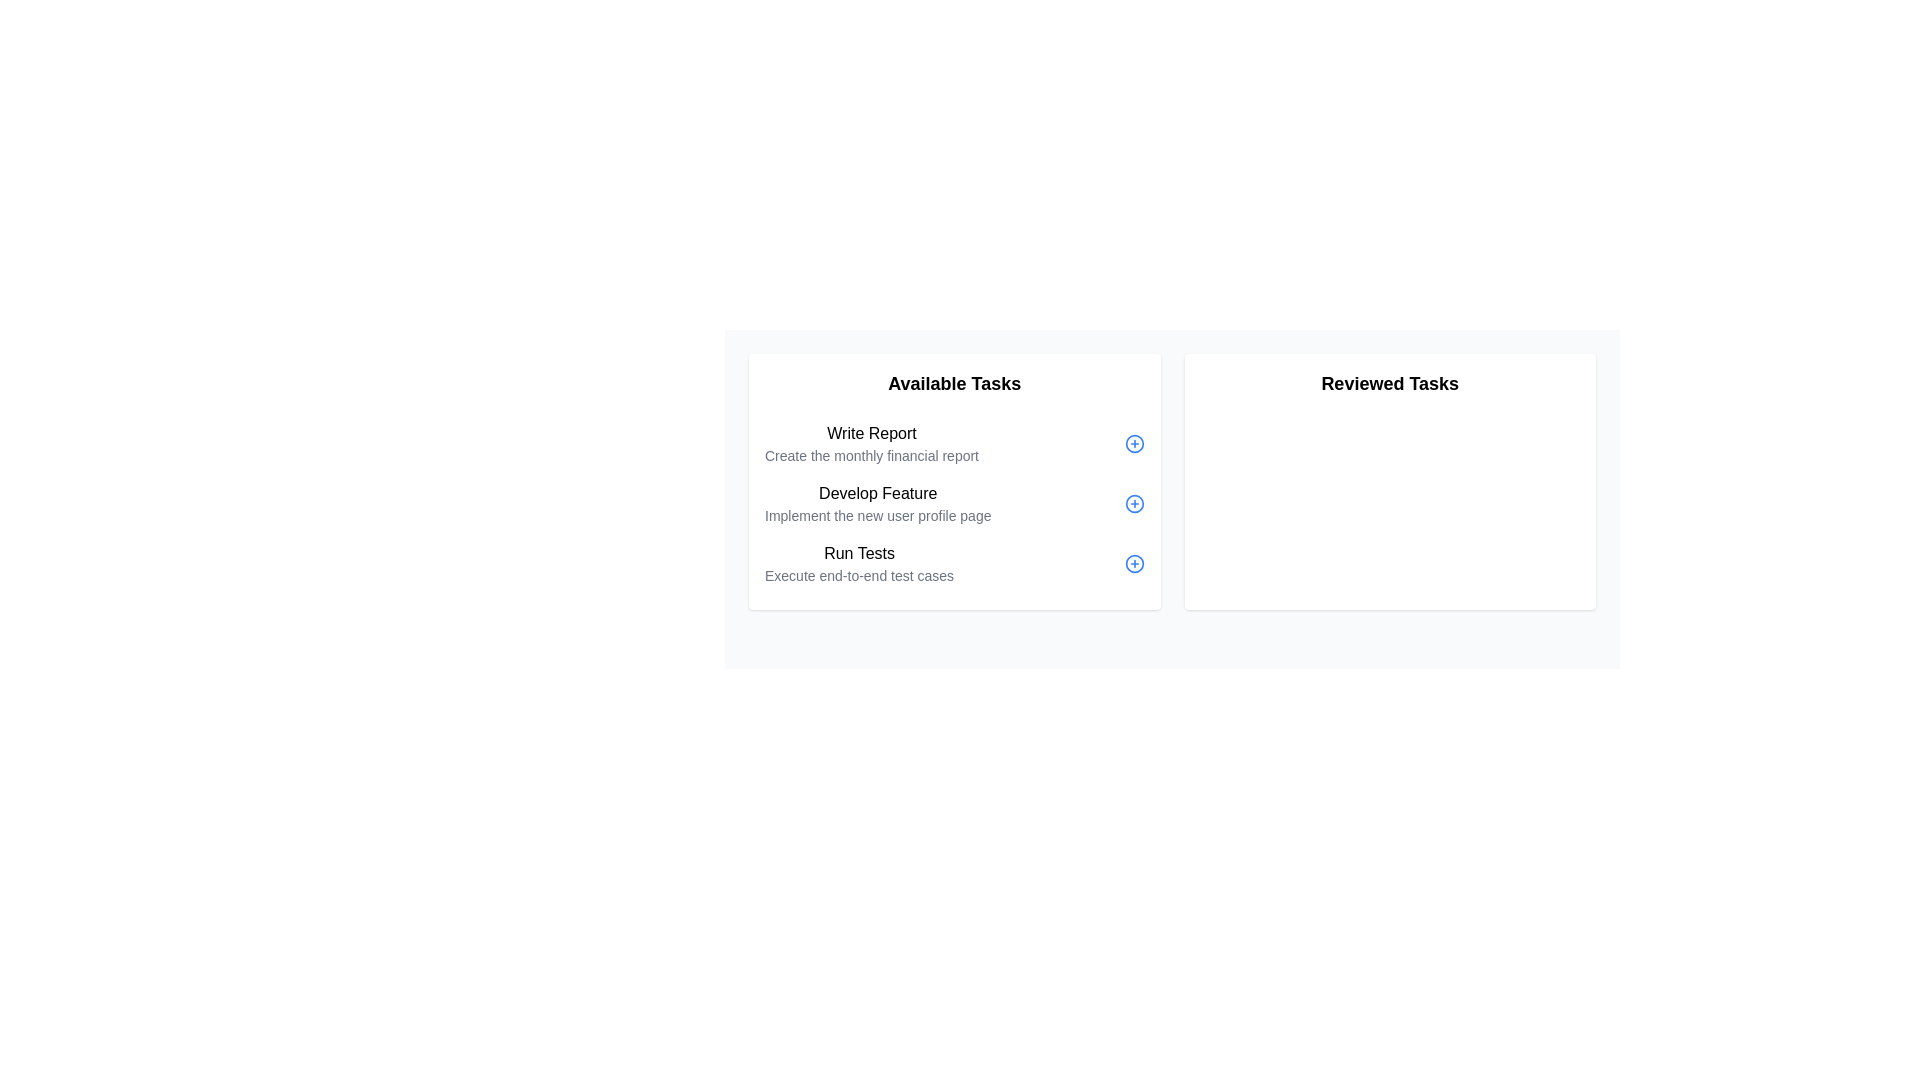 The width and height of the screenshot is (1920, 1080). Describe the element at coordinates (878, 493) in the screenshot. I see `text label 'Develop Feature' located centrally within the task card under the 'Available Tasks' section, above the description 'Implement the new user profile page'` at that location.